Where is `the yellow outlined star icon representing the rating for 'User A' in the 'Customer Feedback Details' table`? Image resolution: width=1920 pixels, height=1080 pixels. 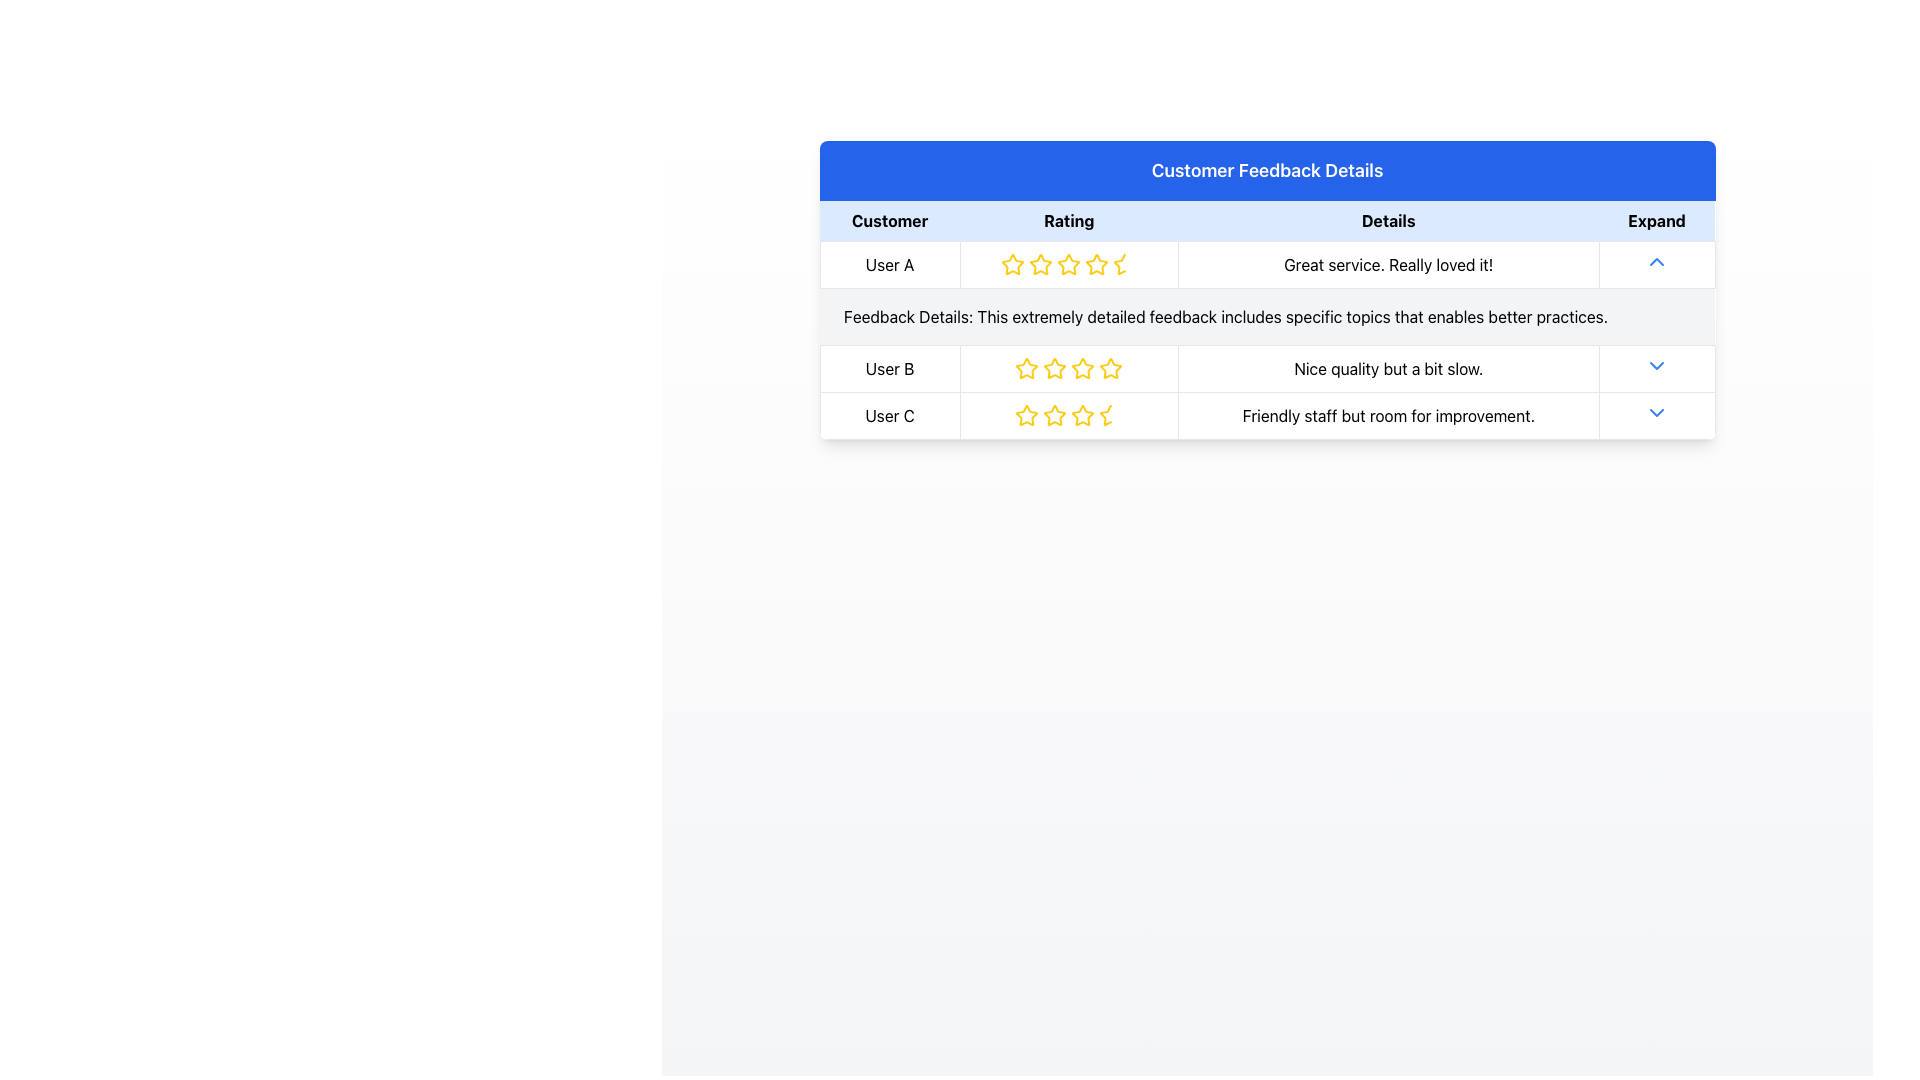
the yellow outlined star icon representing the rating for 'User A' in the 'Customer Feedback Details' table is located at coordinates (1013, 264).